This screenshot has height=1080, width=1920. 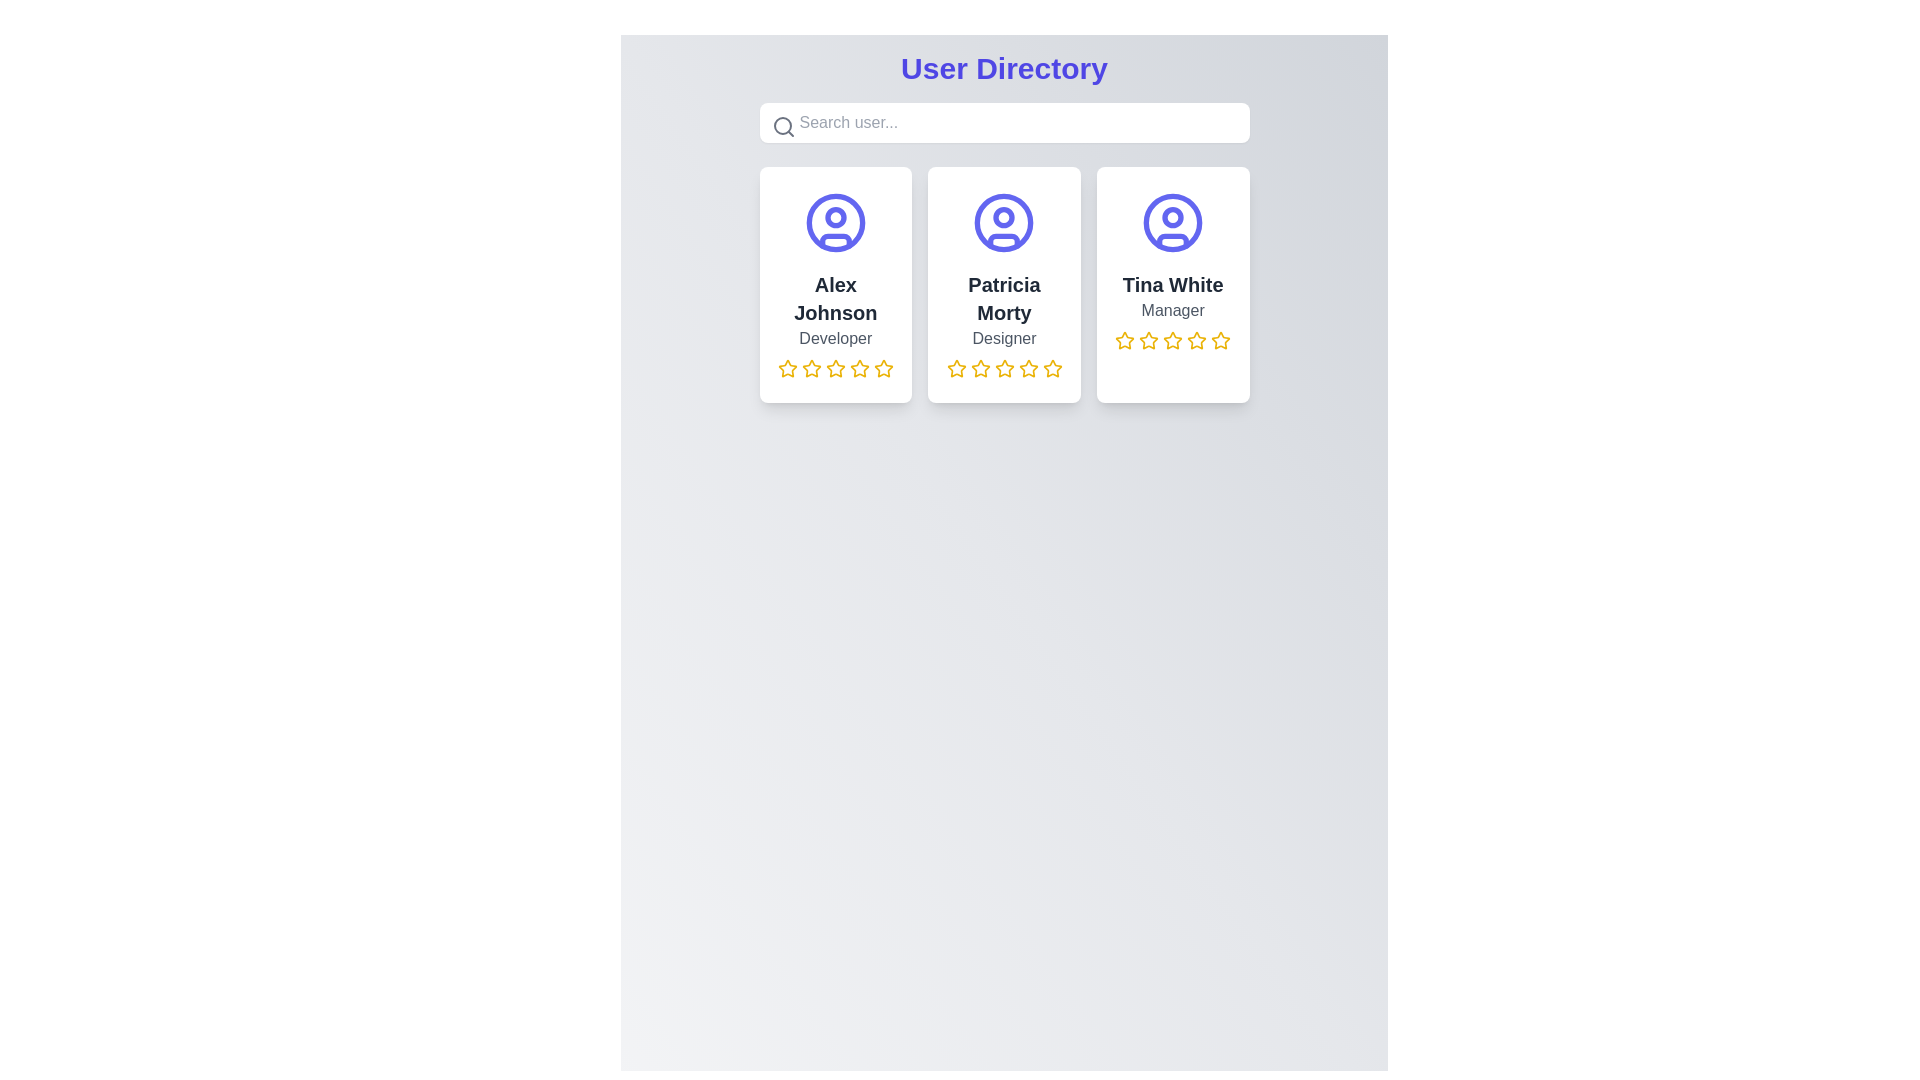 What do you see at coordinates (1004, 369) in the screenshot?
I see `the fourth star icon in the rating system beneath the profile card titled 'Patricia Morty'` at bounding box center [1004, 369].